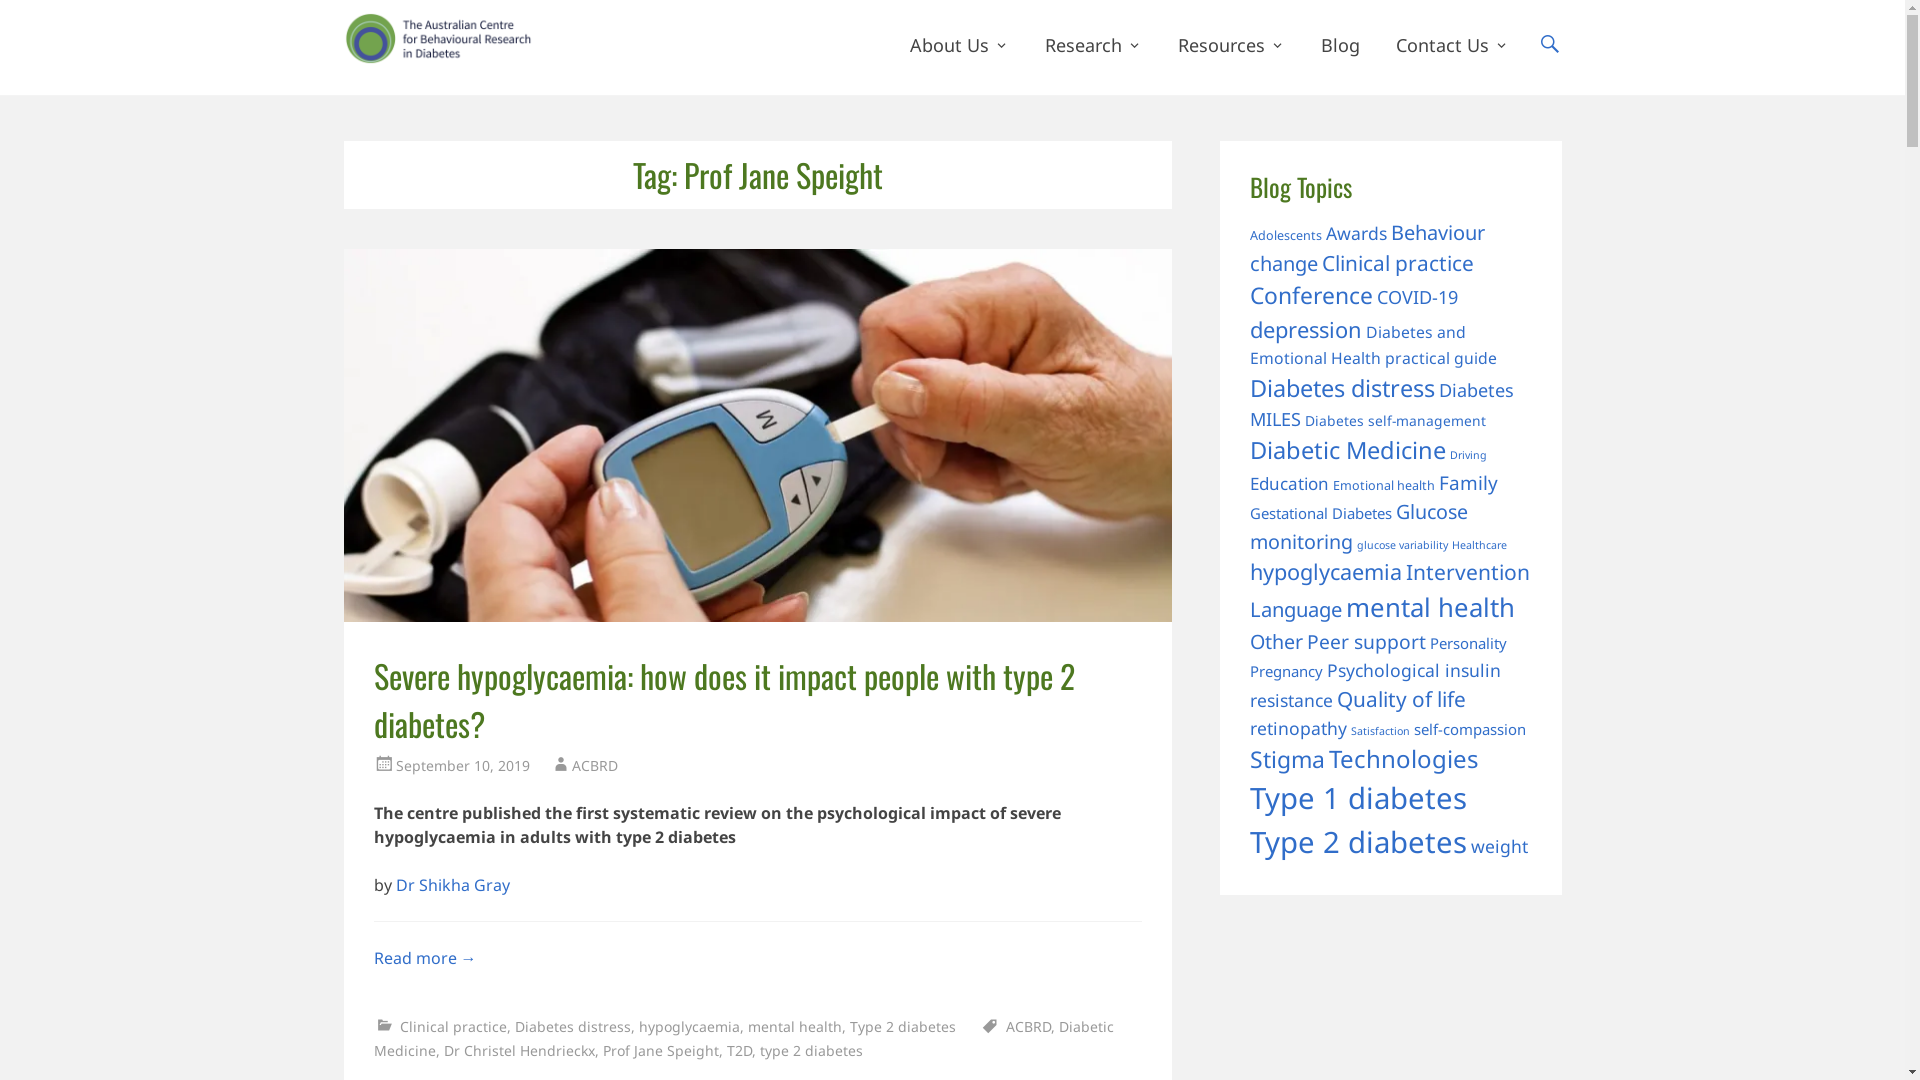  Describe the element at coordinates (1028, 1026) in the screenshot. I see `'ACBRD'` at that location.